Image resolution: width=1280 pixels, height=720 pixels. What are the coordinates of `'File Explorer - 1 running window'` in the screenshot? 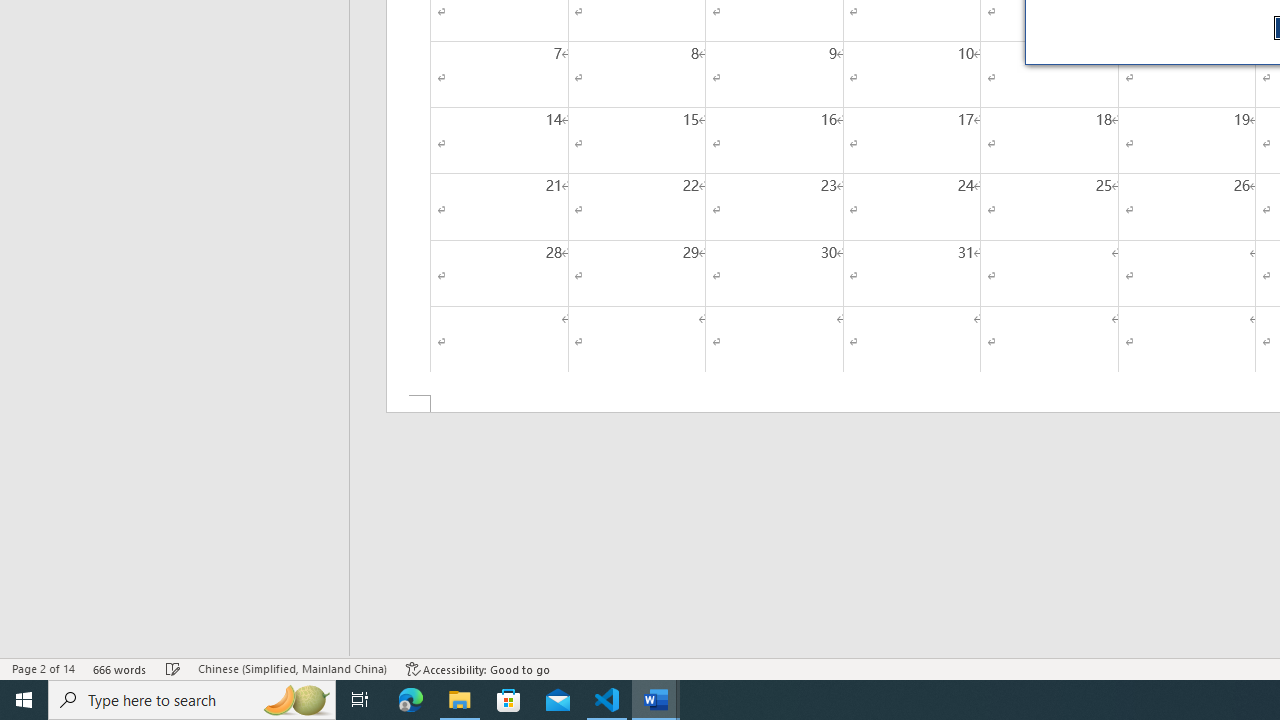 It's located at (459, 698).